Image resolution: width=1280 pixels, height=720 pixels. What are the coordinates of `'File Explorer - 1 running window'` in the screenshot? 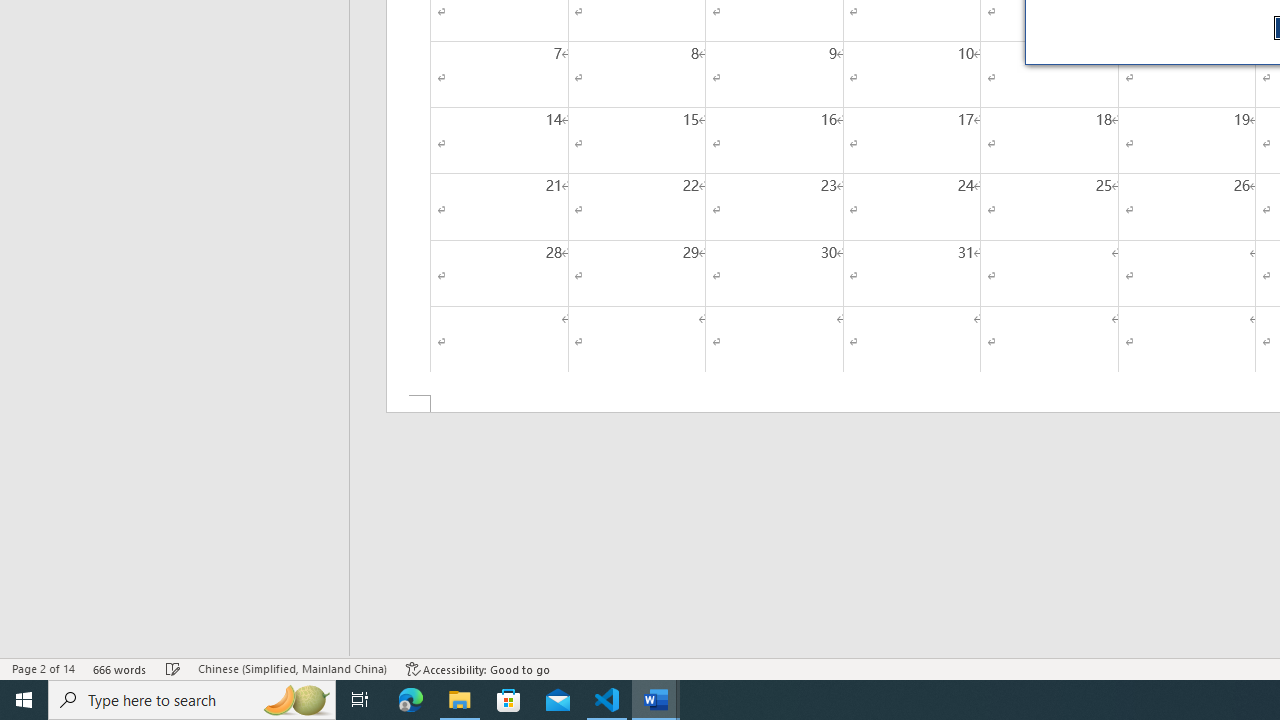 It's located at (459, 698).